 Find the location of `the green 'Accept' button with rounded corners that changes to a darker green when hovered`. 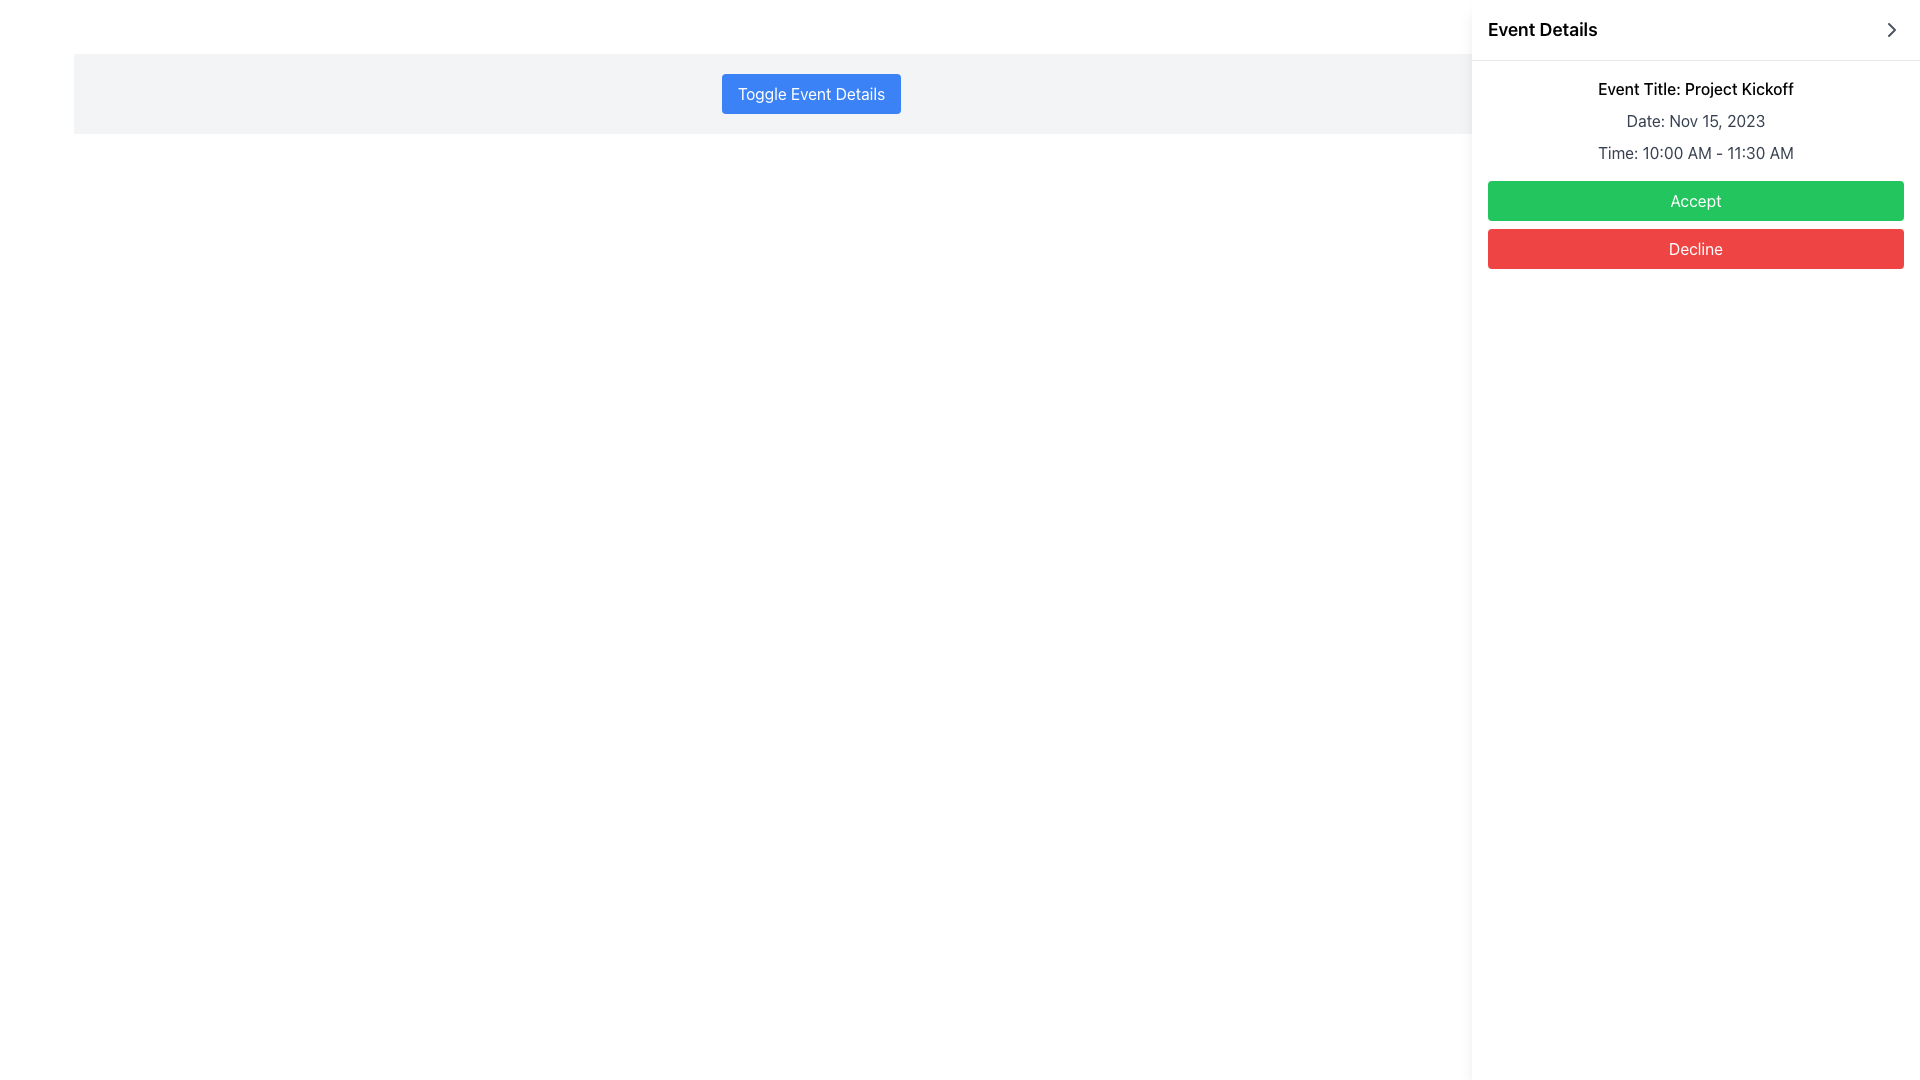

the green 'Accept' button with rounded corners that changes to a darker green when hovered is located at coordinates (1694, 200).